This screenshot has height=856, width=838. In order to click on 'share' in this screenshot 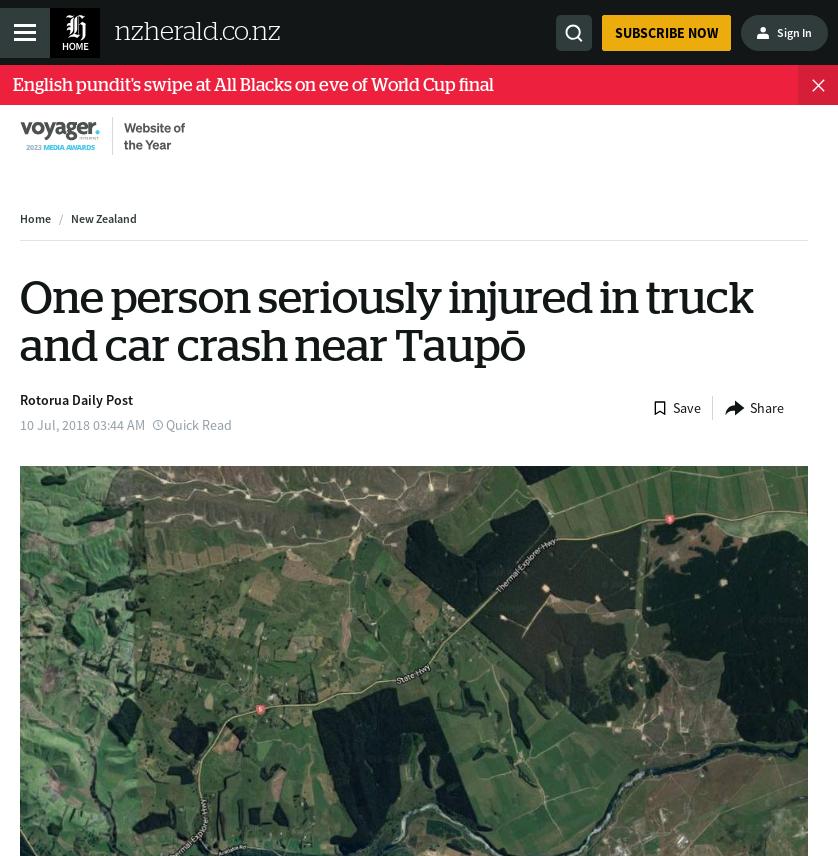, I will do `click(766, 406)`.